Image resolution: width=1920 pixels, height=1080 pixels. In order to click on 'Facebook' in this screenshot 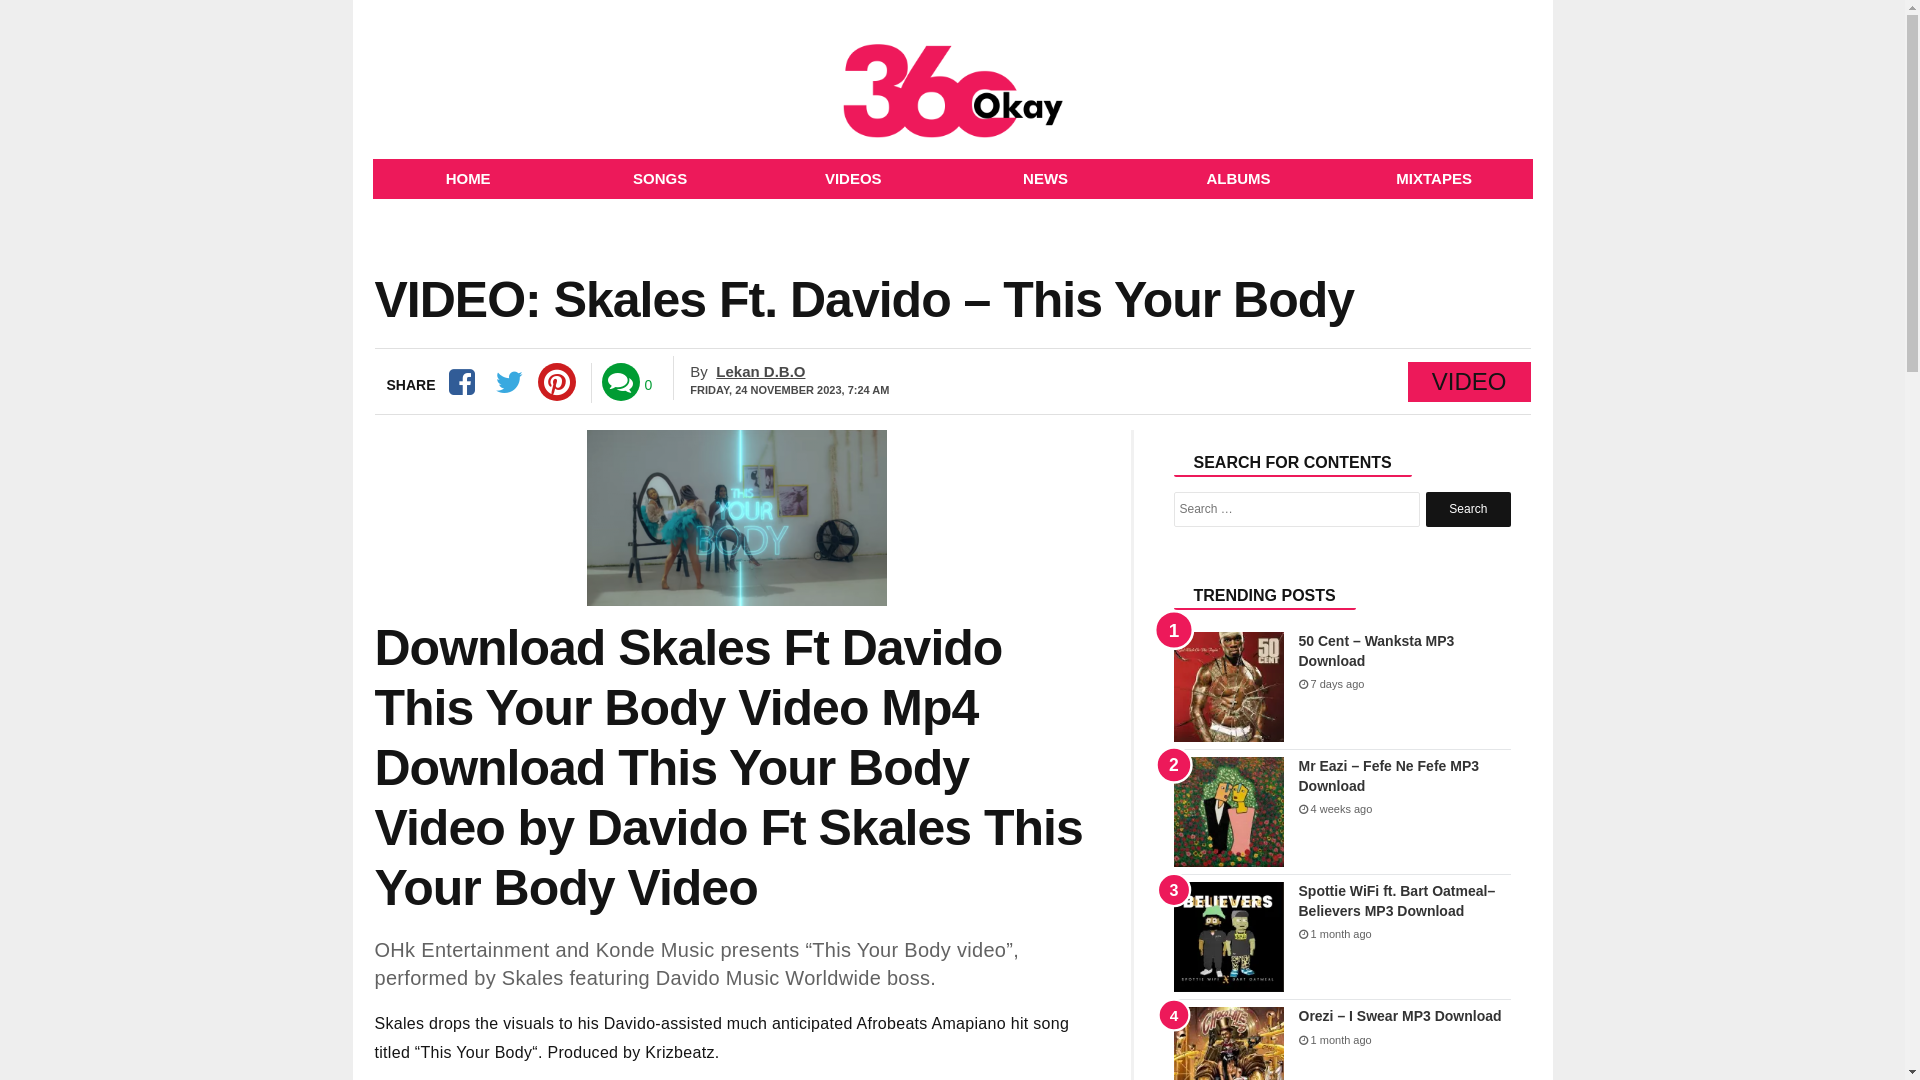, I will do `click(440, 381)`.